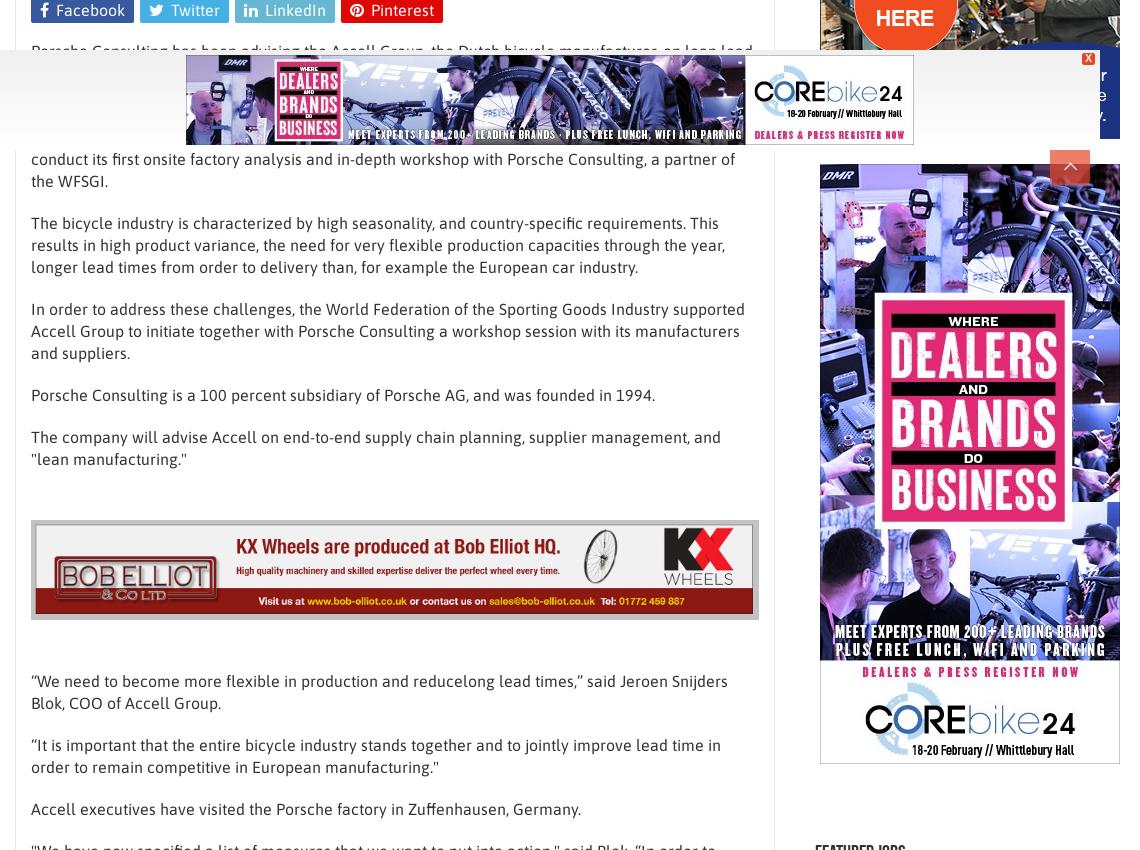  I want to click on 'During the WFSGI Manufacturers’ Committee Meeting in December 2013, WFSGI decided to develop workshops and event activities on a neutral platform for its members. Last month Accell Group conduct its first onsite factory analysis and in-depth workshop with Porsche Consulting, a partner of the WFSGI.', so click(386, 147).